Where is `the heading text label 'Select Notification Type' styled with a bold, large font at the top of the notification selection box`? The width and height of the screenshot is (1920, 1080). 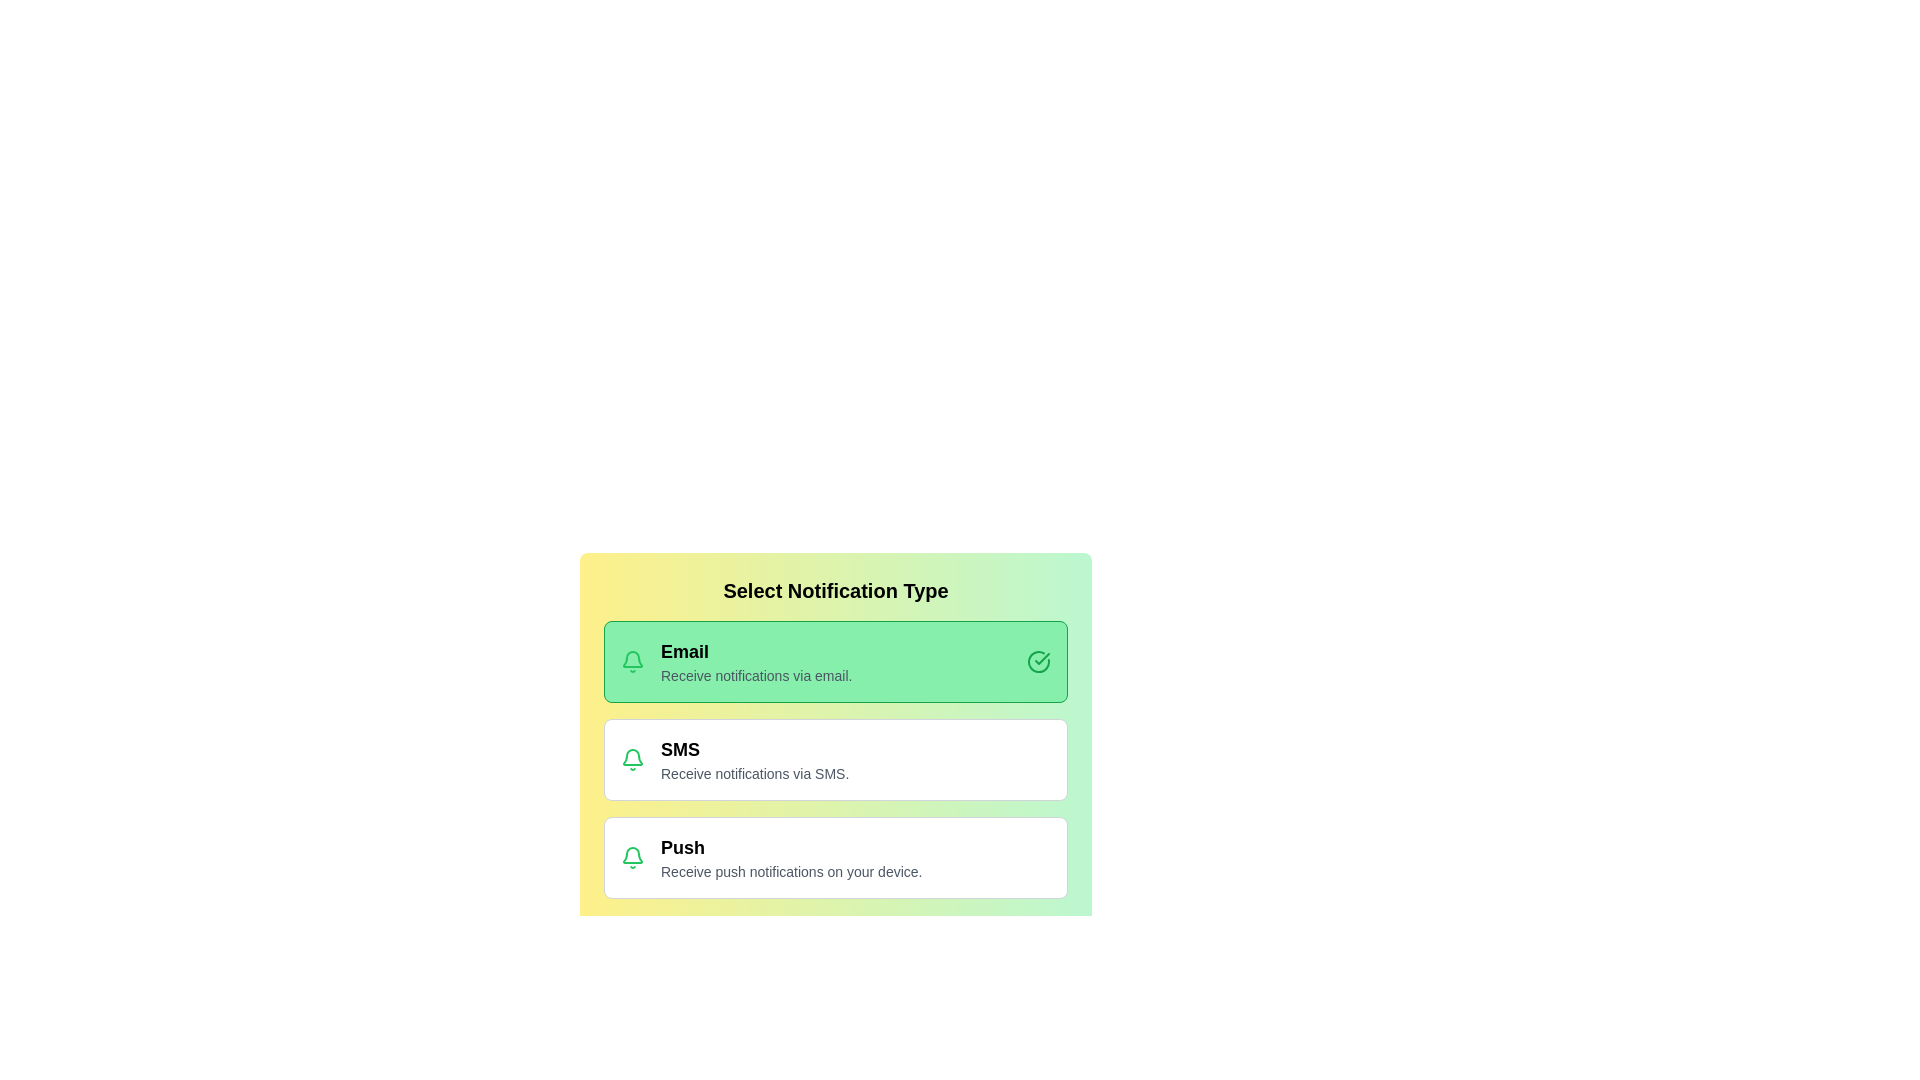 the heading text label 'Select Notification Type' styled with a bold, large font at the top of the notification selection box is located at coordinates (835, 589).